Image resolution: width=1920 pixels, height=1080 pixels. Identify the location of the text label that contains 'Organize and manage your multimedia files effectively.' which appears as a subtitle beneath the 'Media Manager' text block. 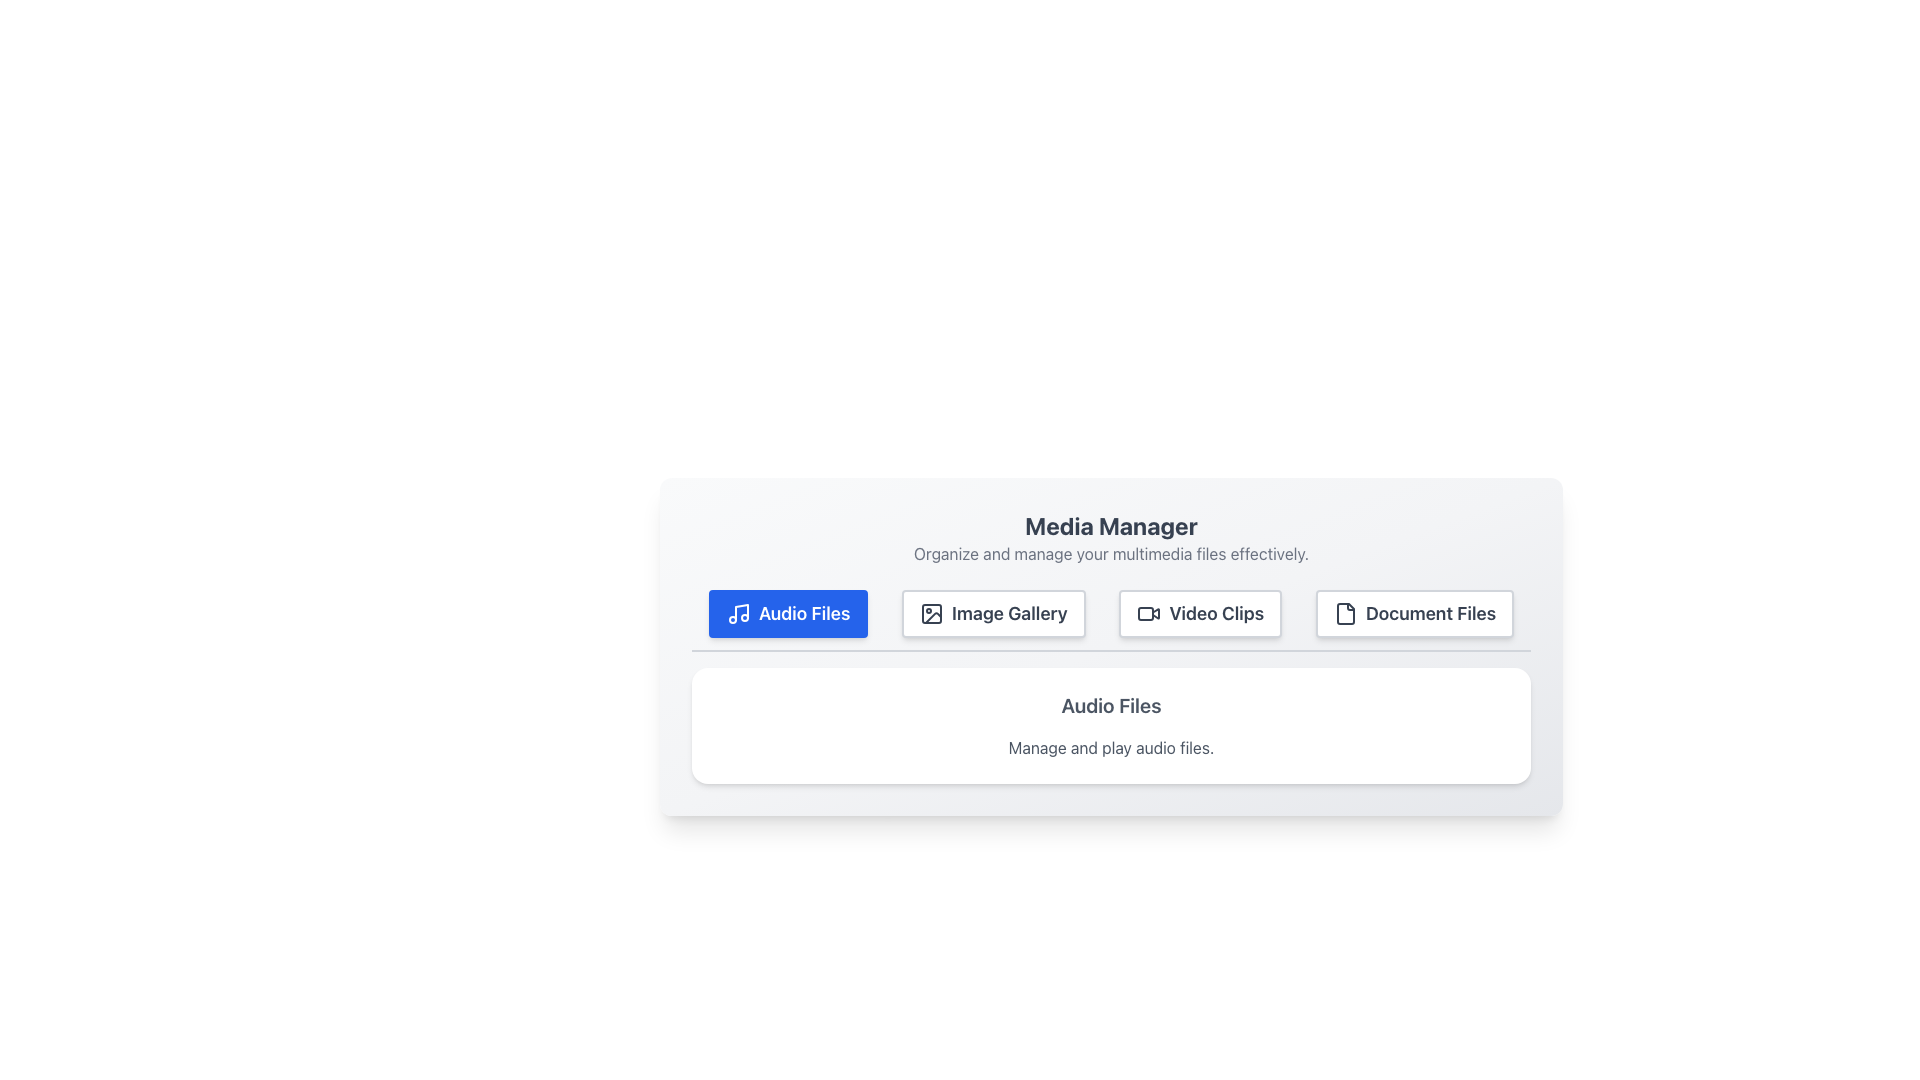
(1110, 554).